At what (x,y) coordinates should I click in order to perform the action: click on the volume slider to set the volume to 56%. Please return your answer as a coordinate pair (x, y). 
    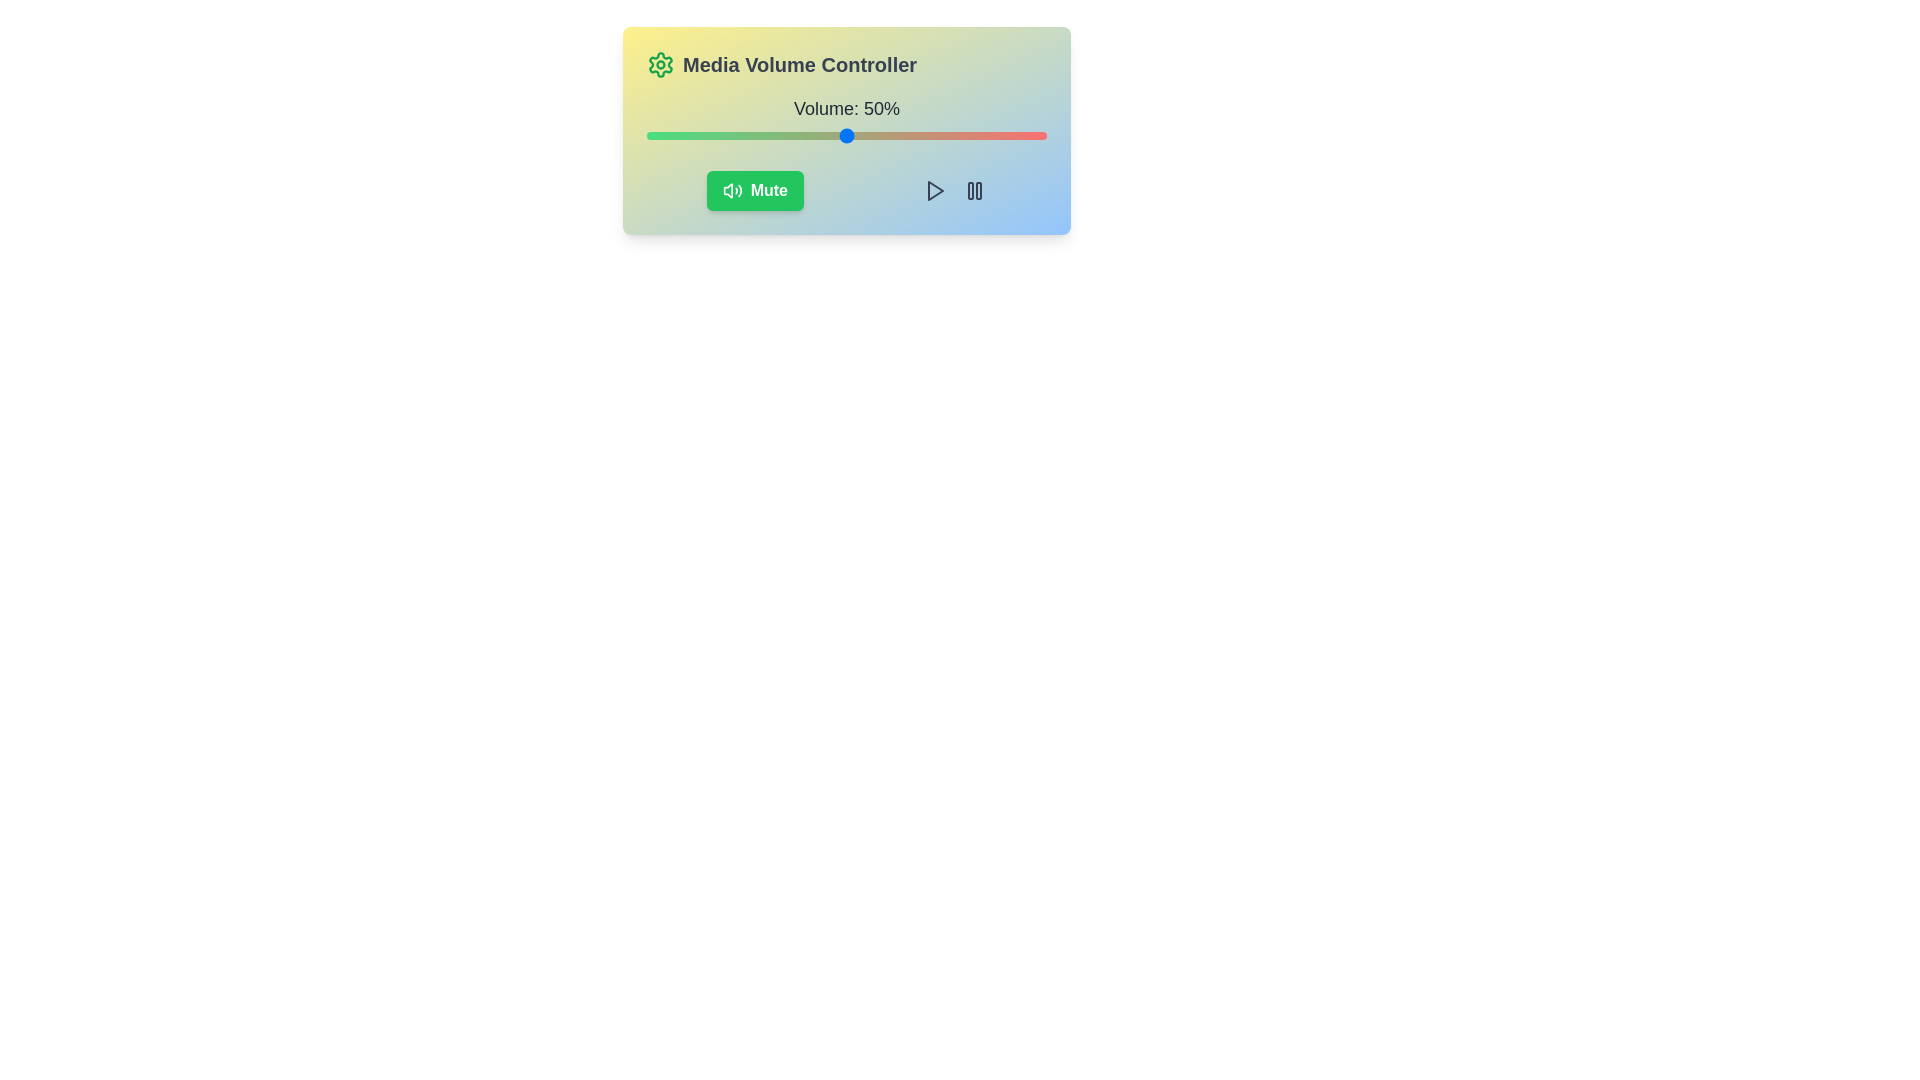
    Looking at the image, I should click on (870, 135).